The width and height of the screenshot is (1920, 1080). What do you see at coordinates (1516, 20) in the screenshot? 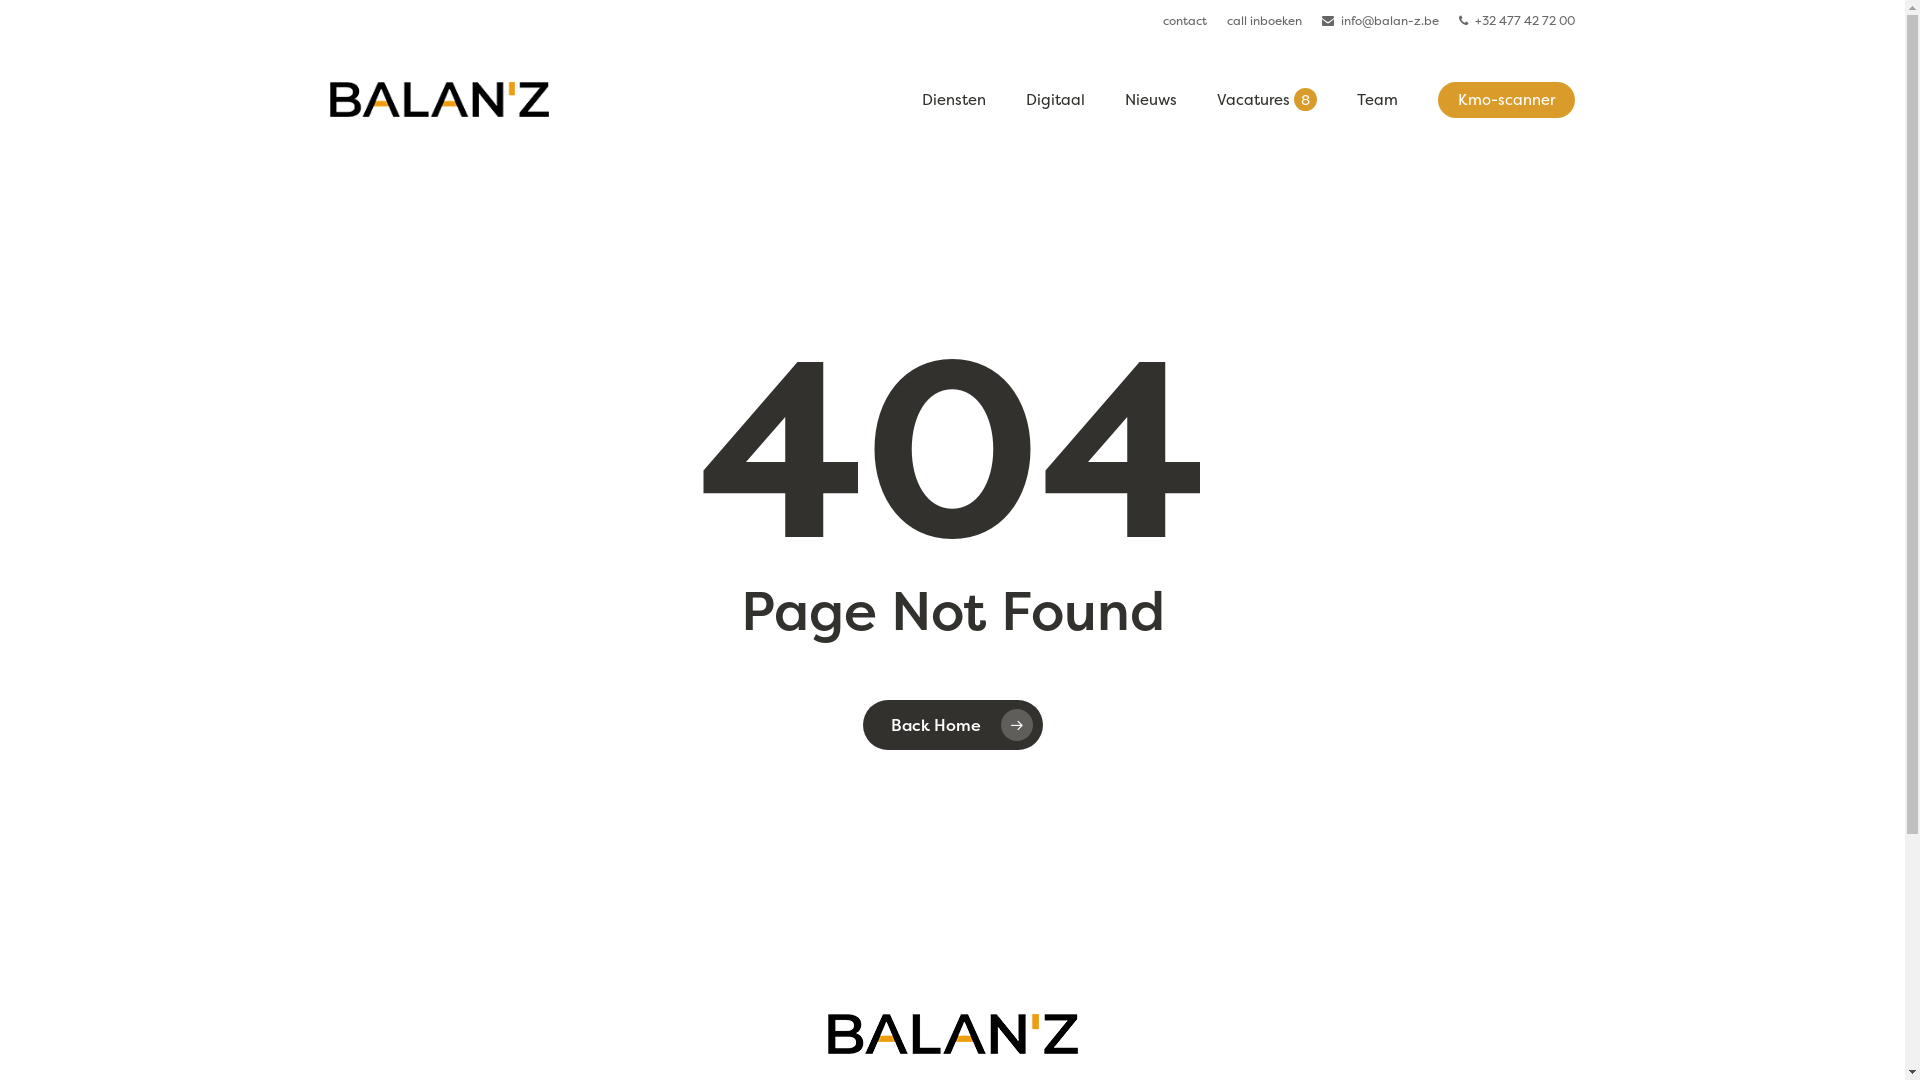
I see `'+32 477 42 72 00'` at bounding box center [1516, 20].